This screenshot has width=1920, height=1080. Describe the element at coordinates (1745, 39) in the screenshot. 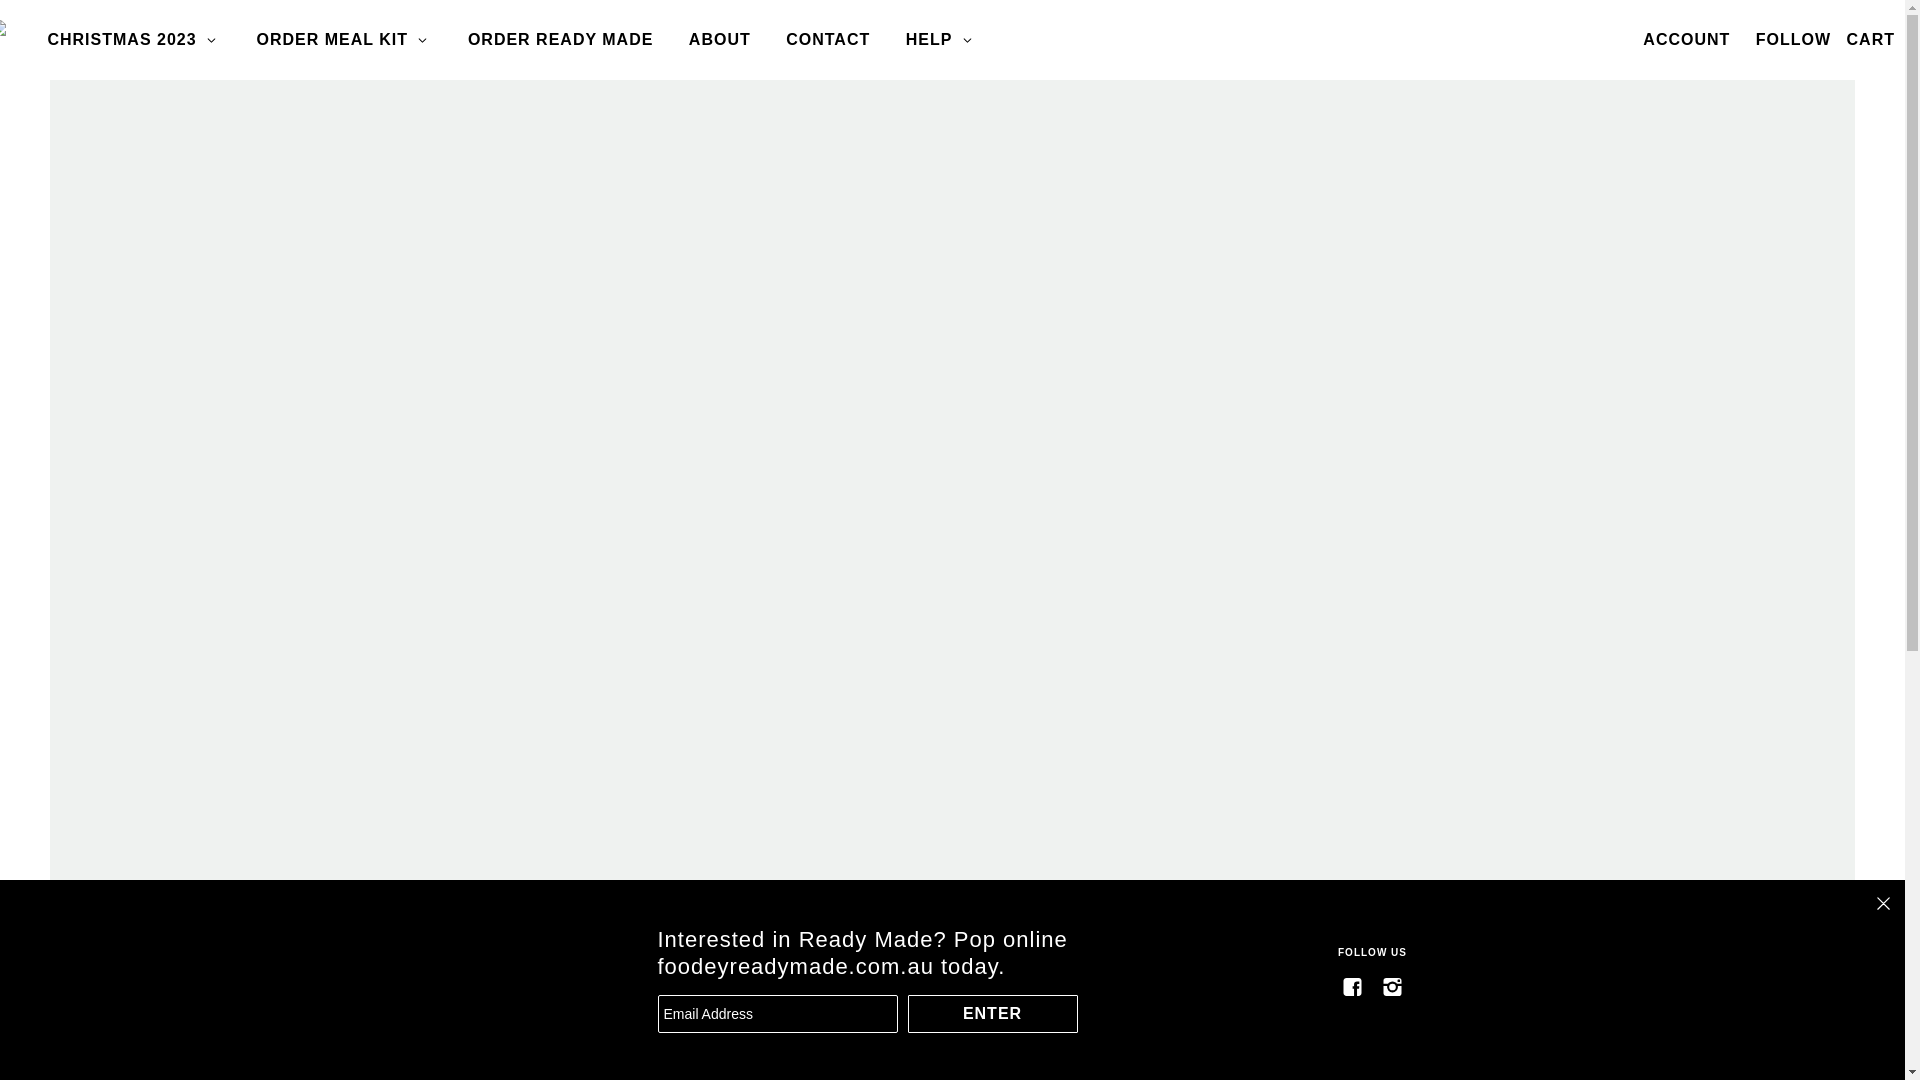

I see `'FOLLOW'` at that location.